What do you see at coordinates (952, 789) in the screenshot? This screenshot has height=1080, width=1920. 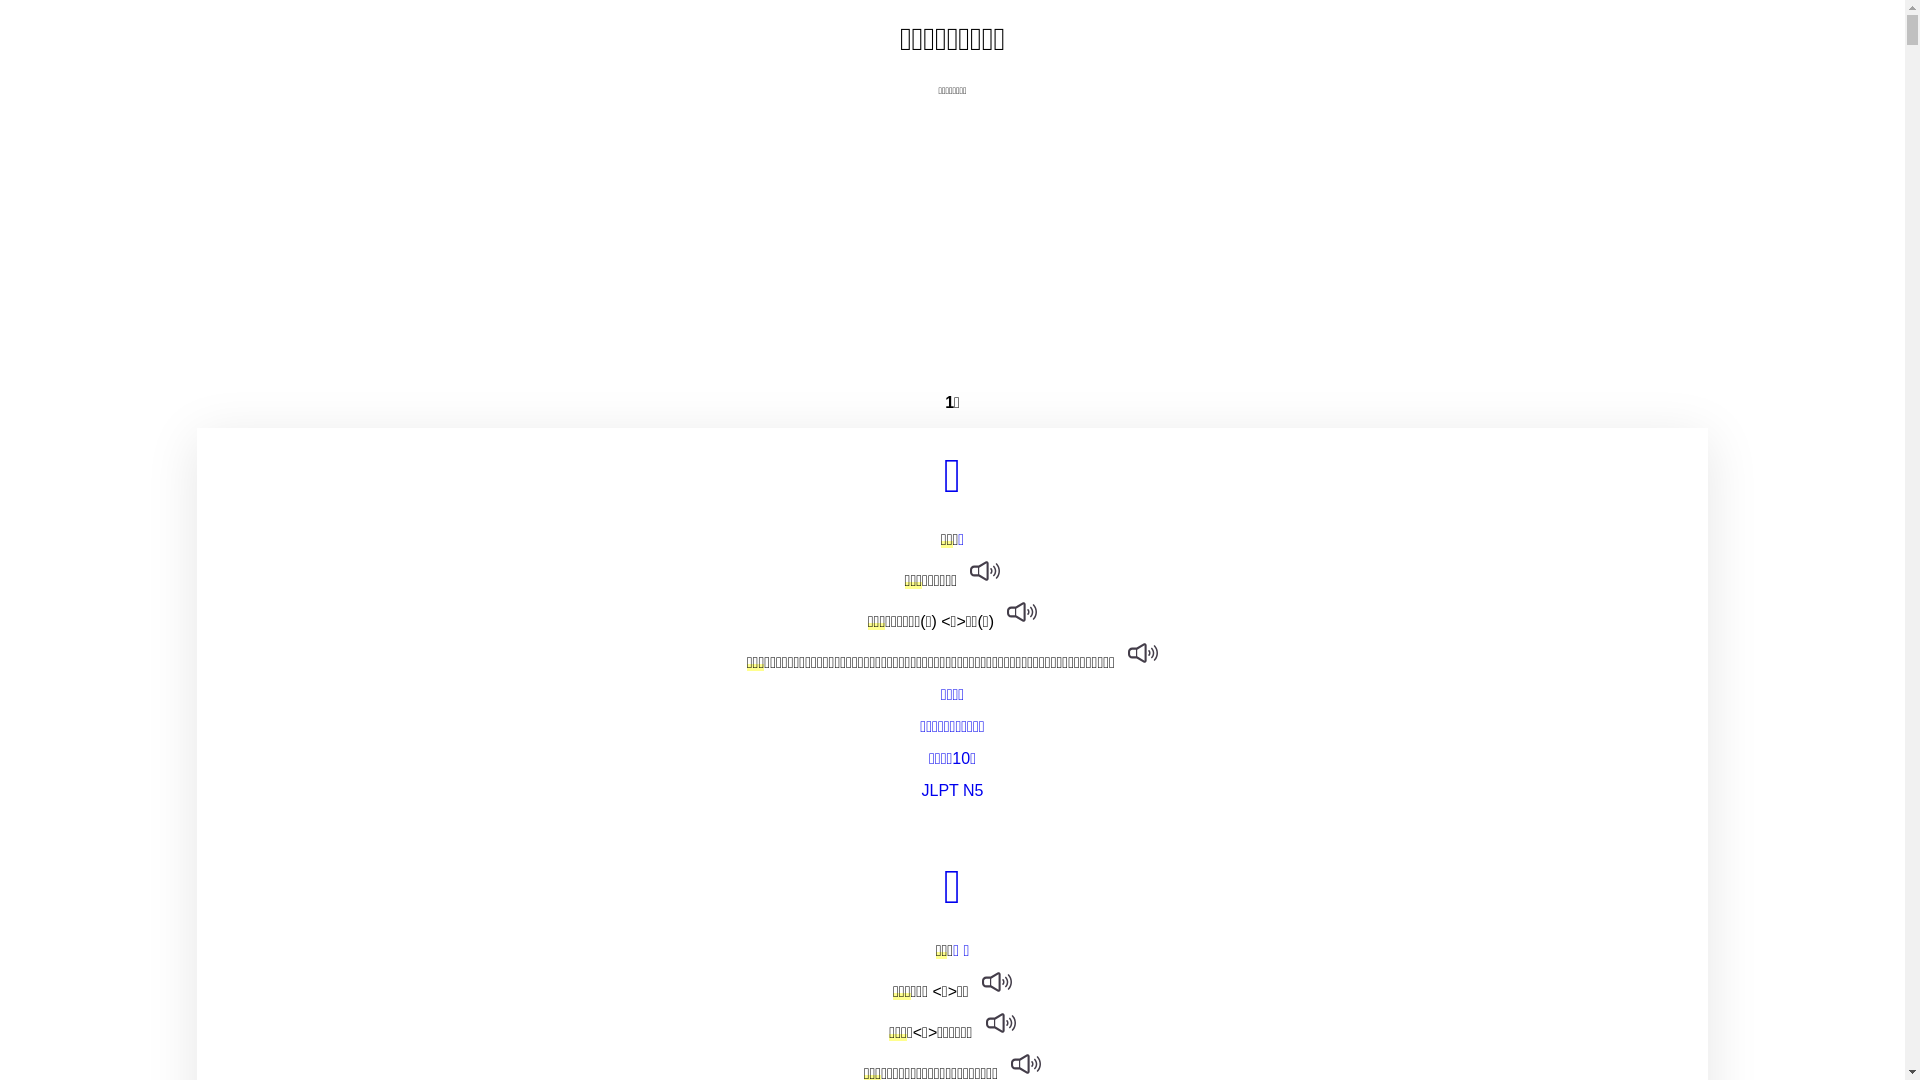 I see `'JLPT N5'` at bounding box center [952, 789].